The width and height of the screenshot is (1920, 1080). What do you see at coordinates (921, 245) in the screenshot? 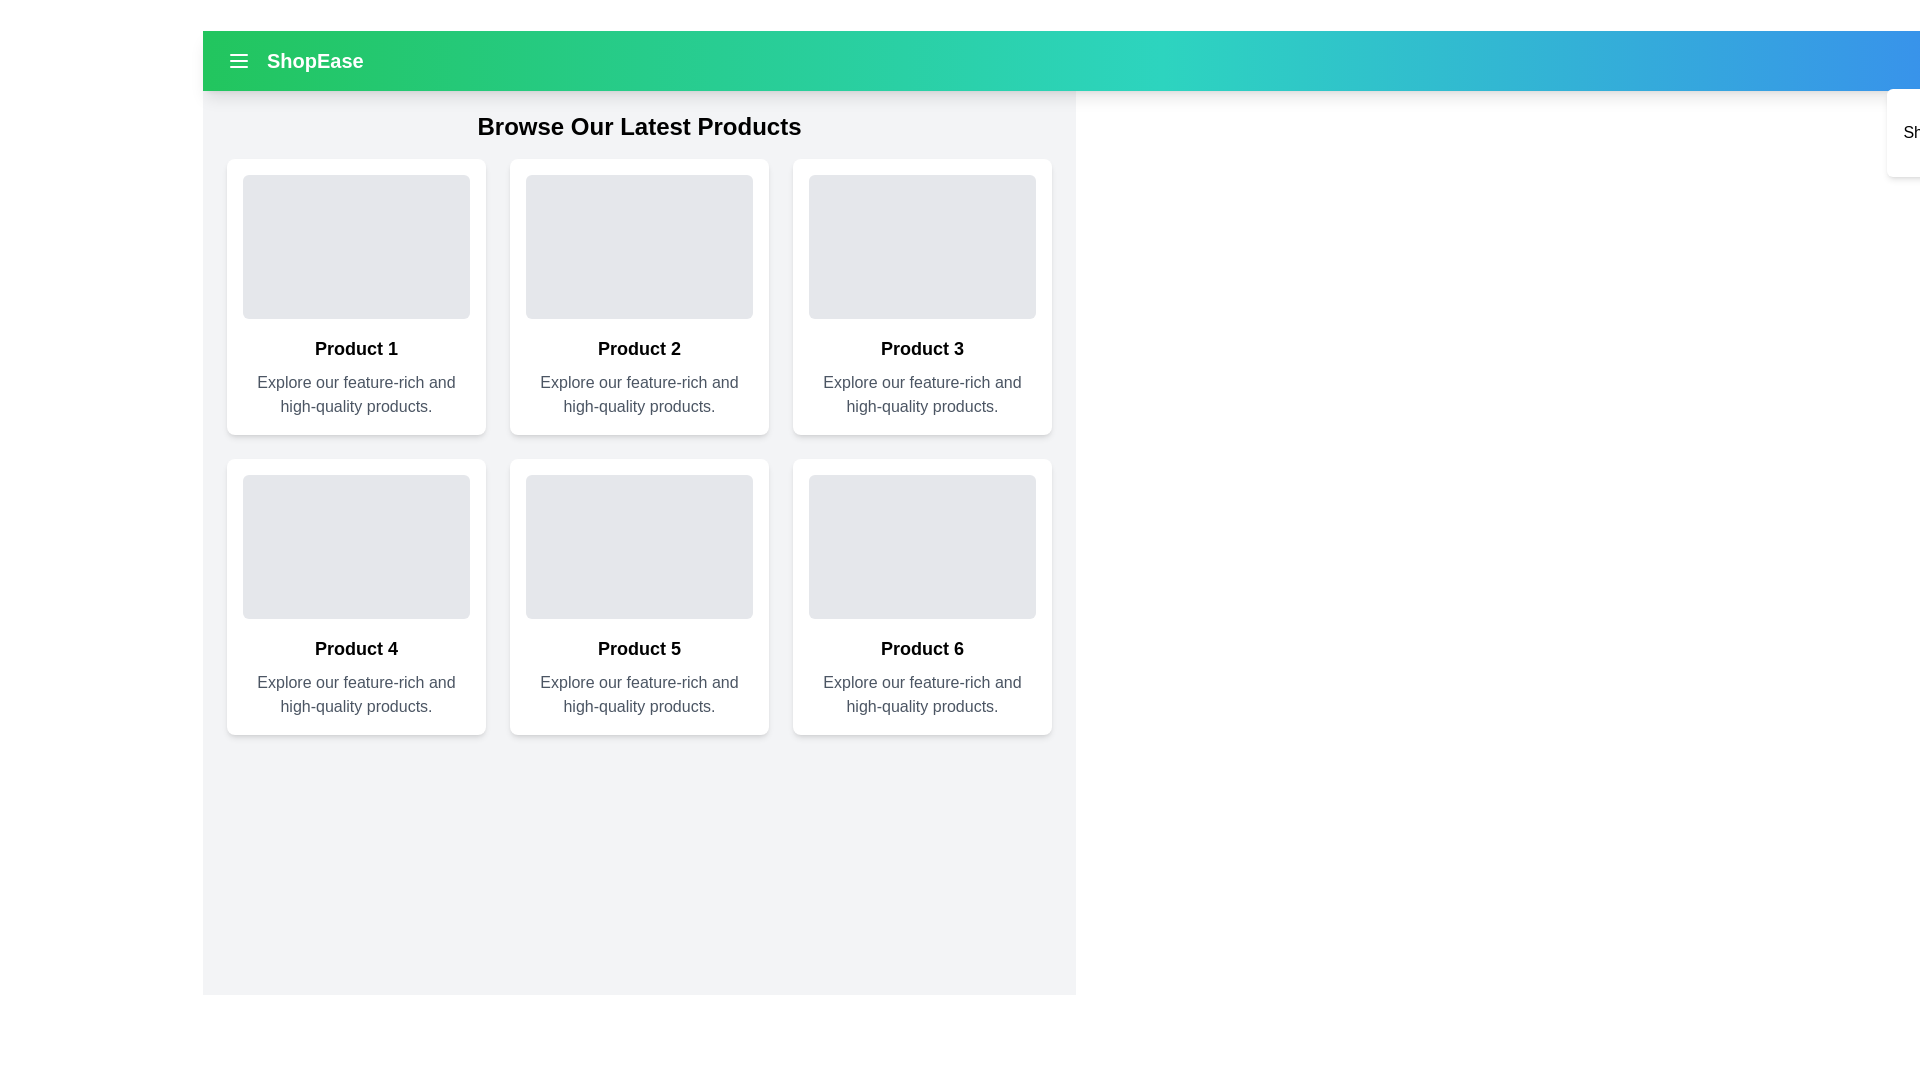
I see `the image placeholder located at the top of the 'Product 3' section, which features a light gray background and rounded corners, indicating visual content` at bounding box center [921, 245].